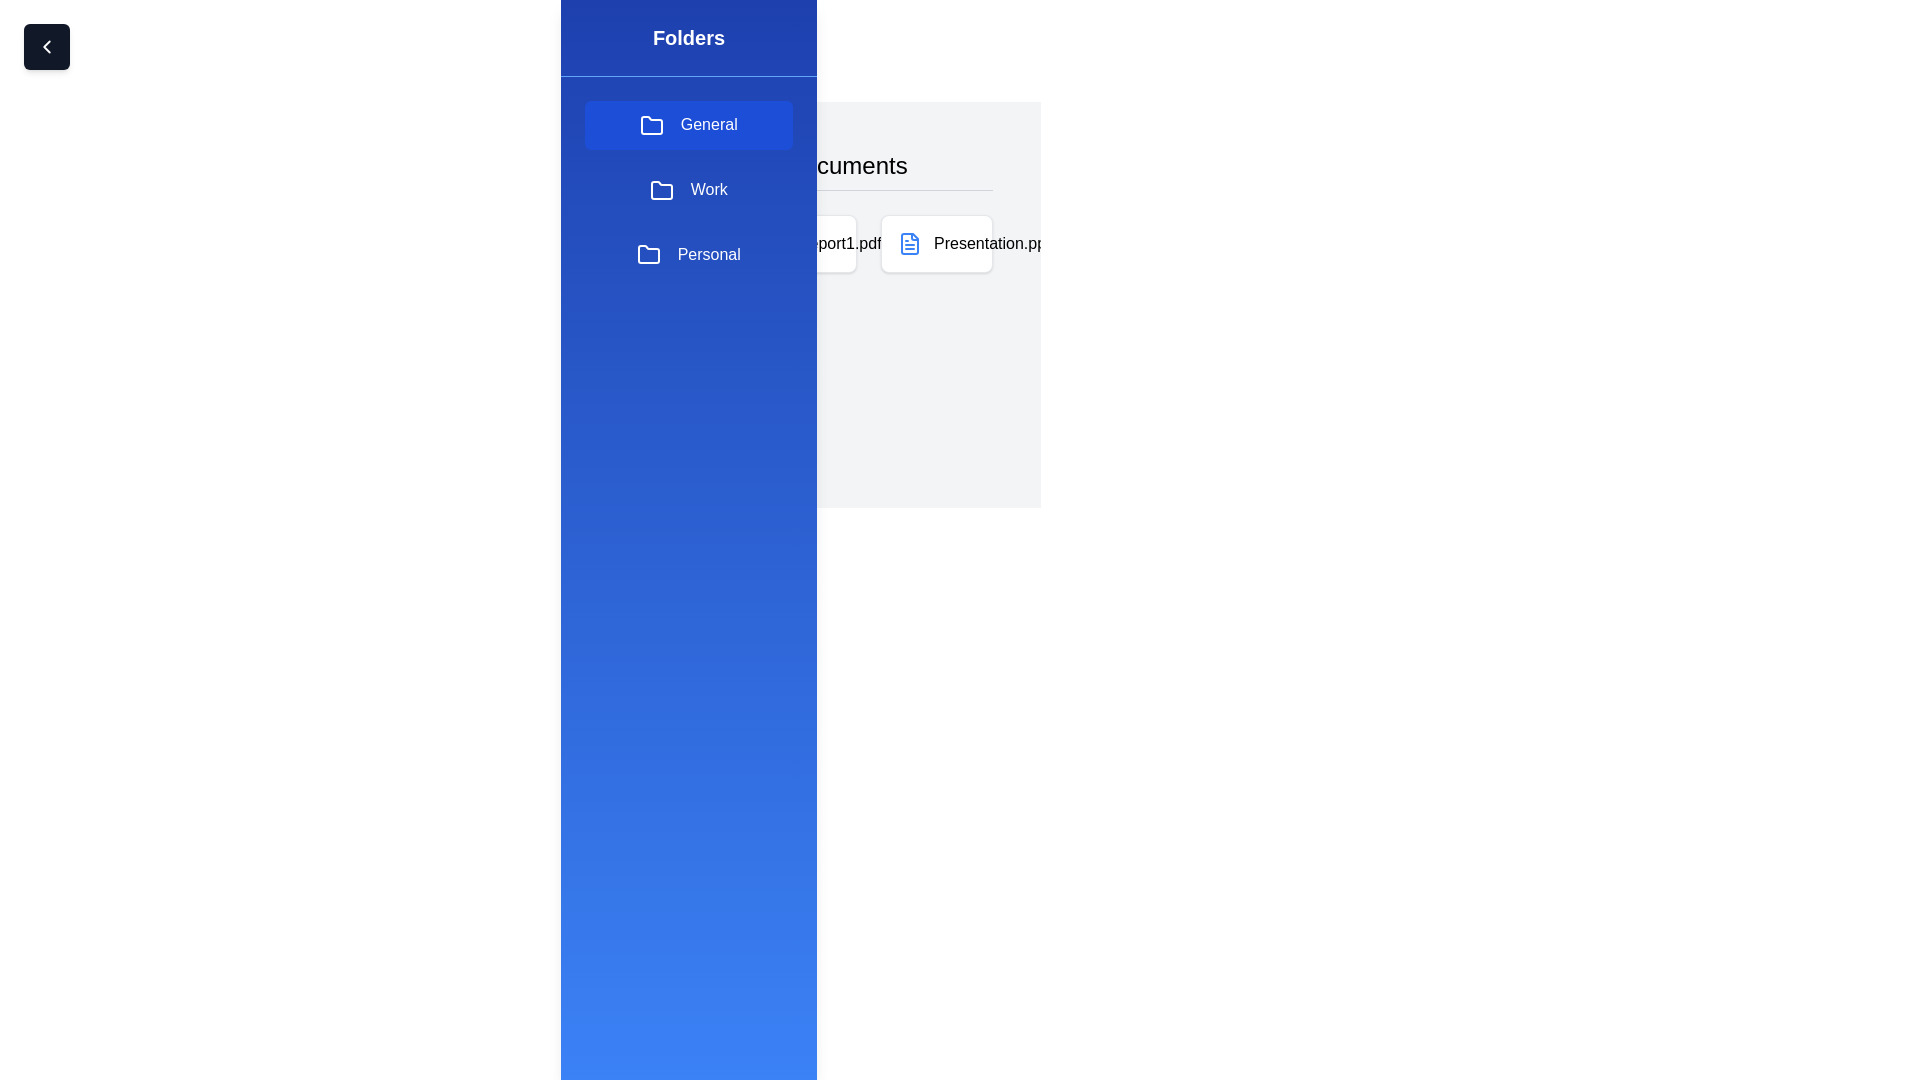 The height and width of the screenshot is (1080, 1920). I want to click on the 'General' folder icon in the navigation menu, which is positioned at the topmost option under the 'Folders' section, so click(652, 125).